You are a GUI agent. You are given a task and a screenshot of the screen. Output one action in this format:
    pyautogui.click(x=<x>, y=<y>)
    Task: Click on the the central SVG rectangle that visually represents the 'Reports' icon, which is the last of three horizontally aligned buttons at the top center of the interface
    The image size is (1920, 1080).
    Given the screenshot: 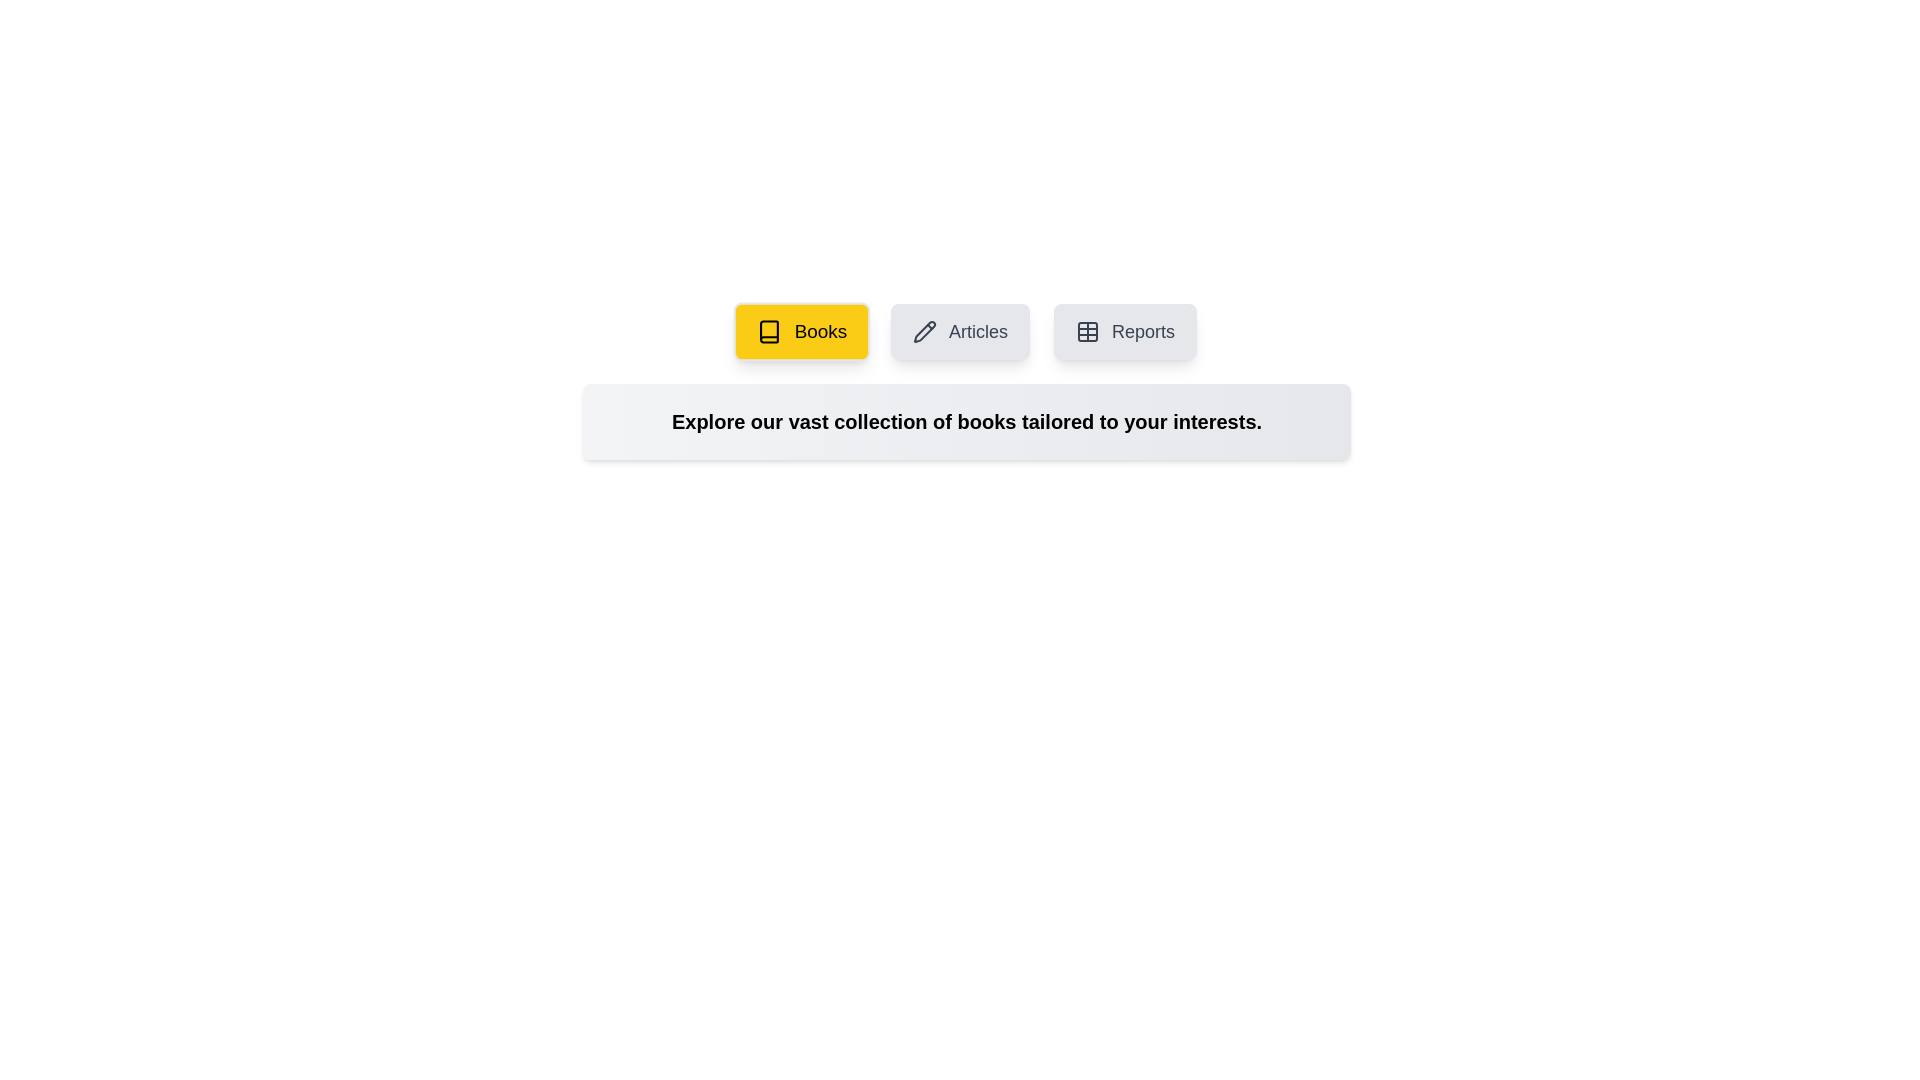 What is the action you would take?
    pyautogui.click(x=1087, y=330)
    